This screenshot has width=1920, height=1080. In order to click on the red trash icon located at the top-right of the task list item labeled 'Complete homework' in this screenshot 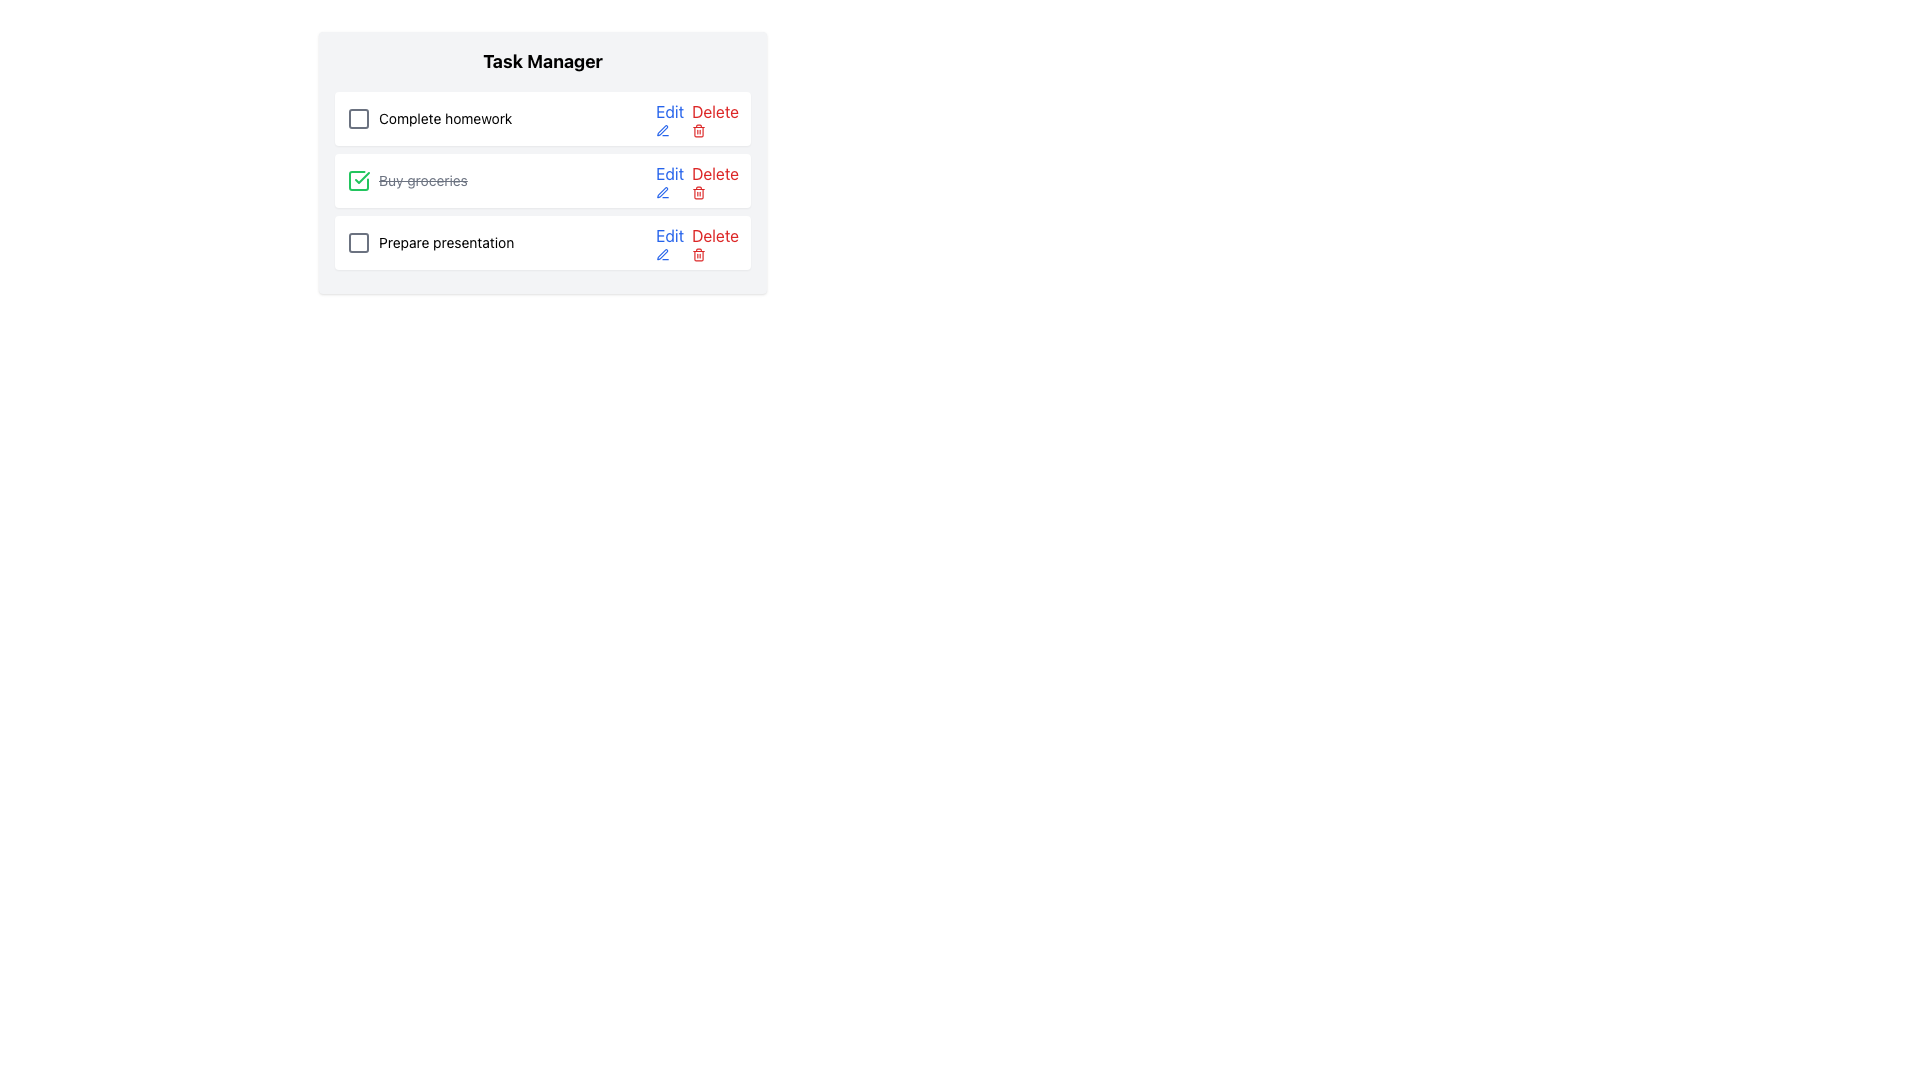, I will do `click(699, 131)`.